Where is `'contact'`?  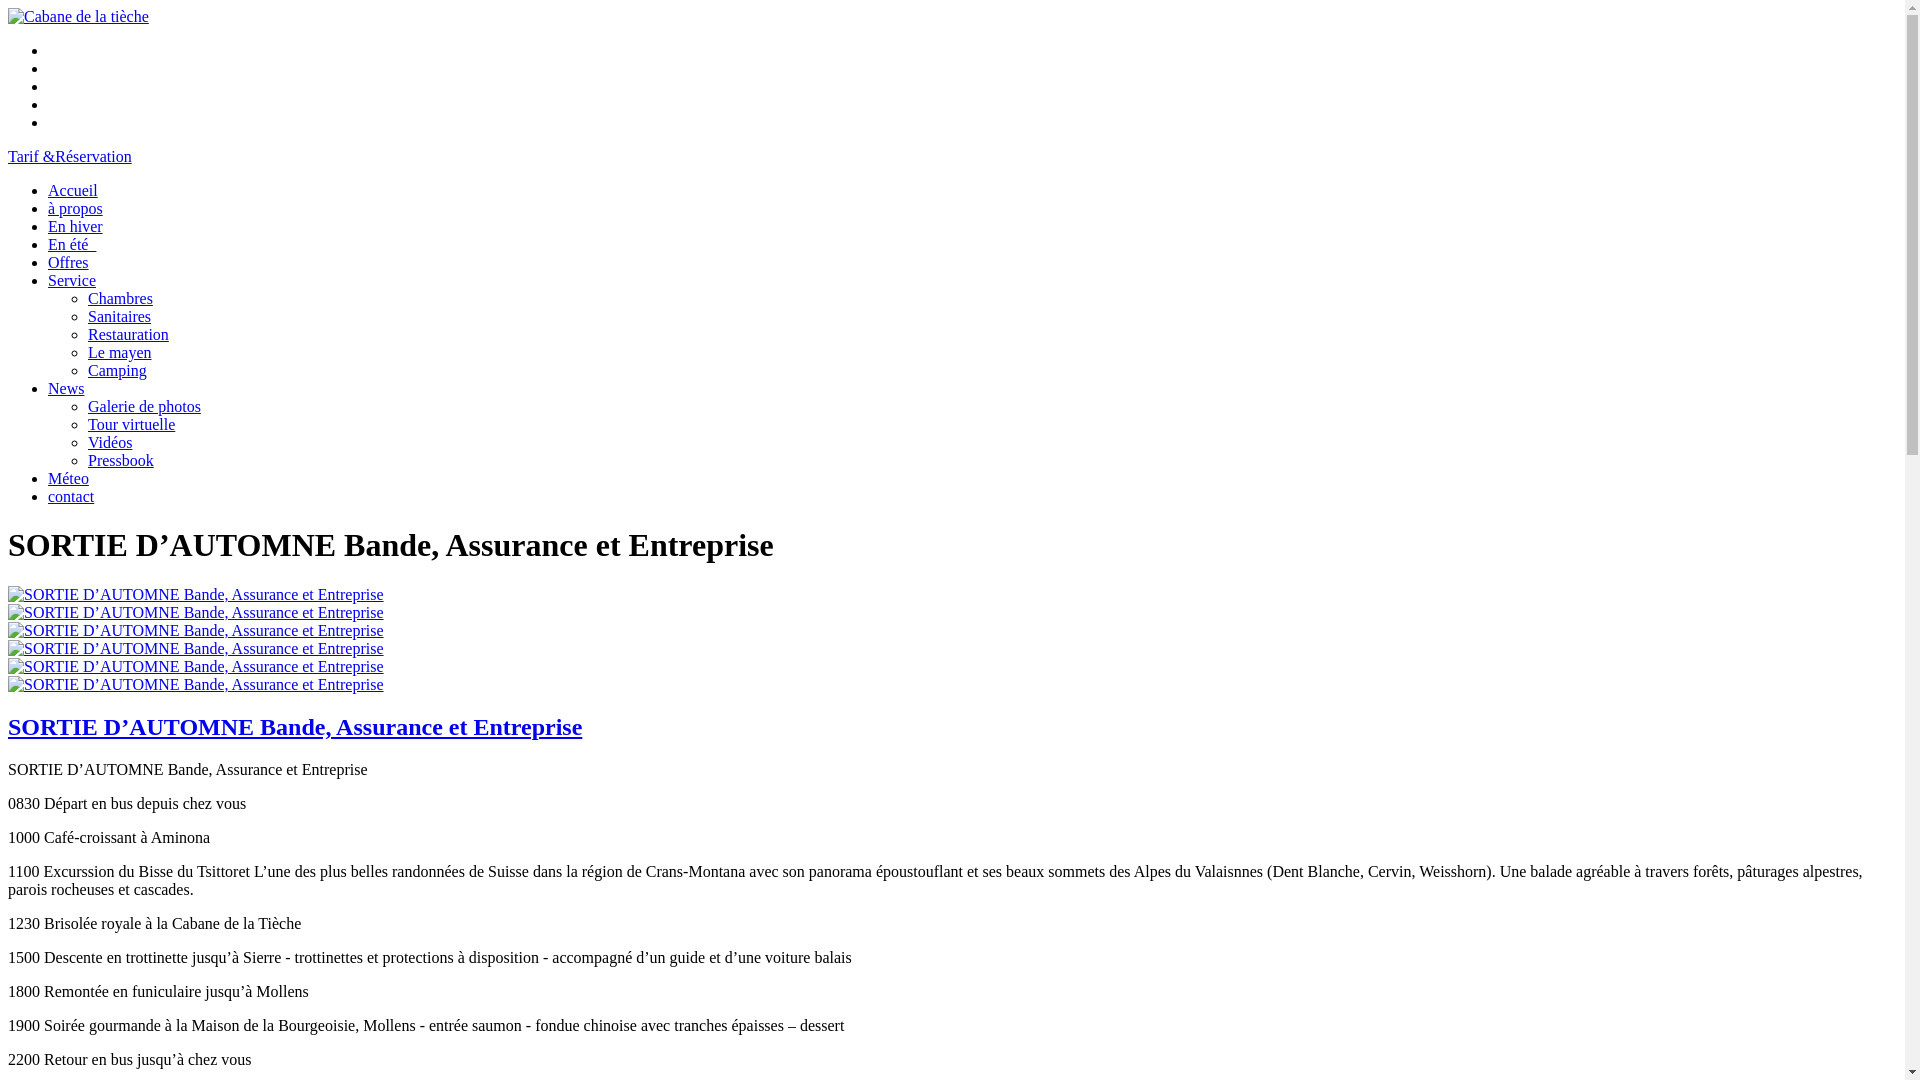 'contact' is located at coordinates (48, 495).